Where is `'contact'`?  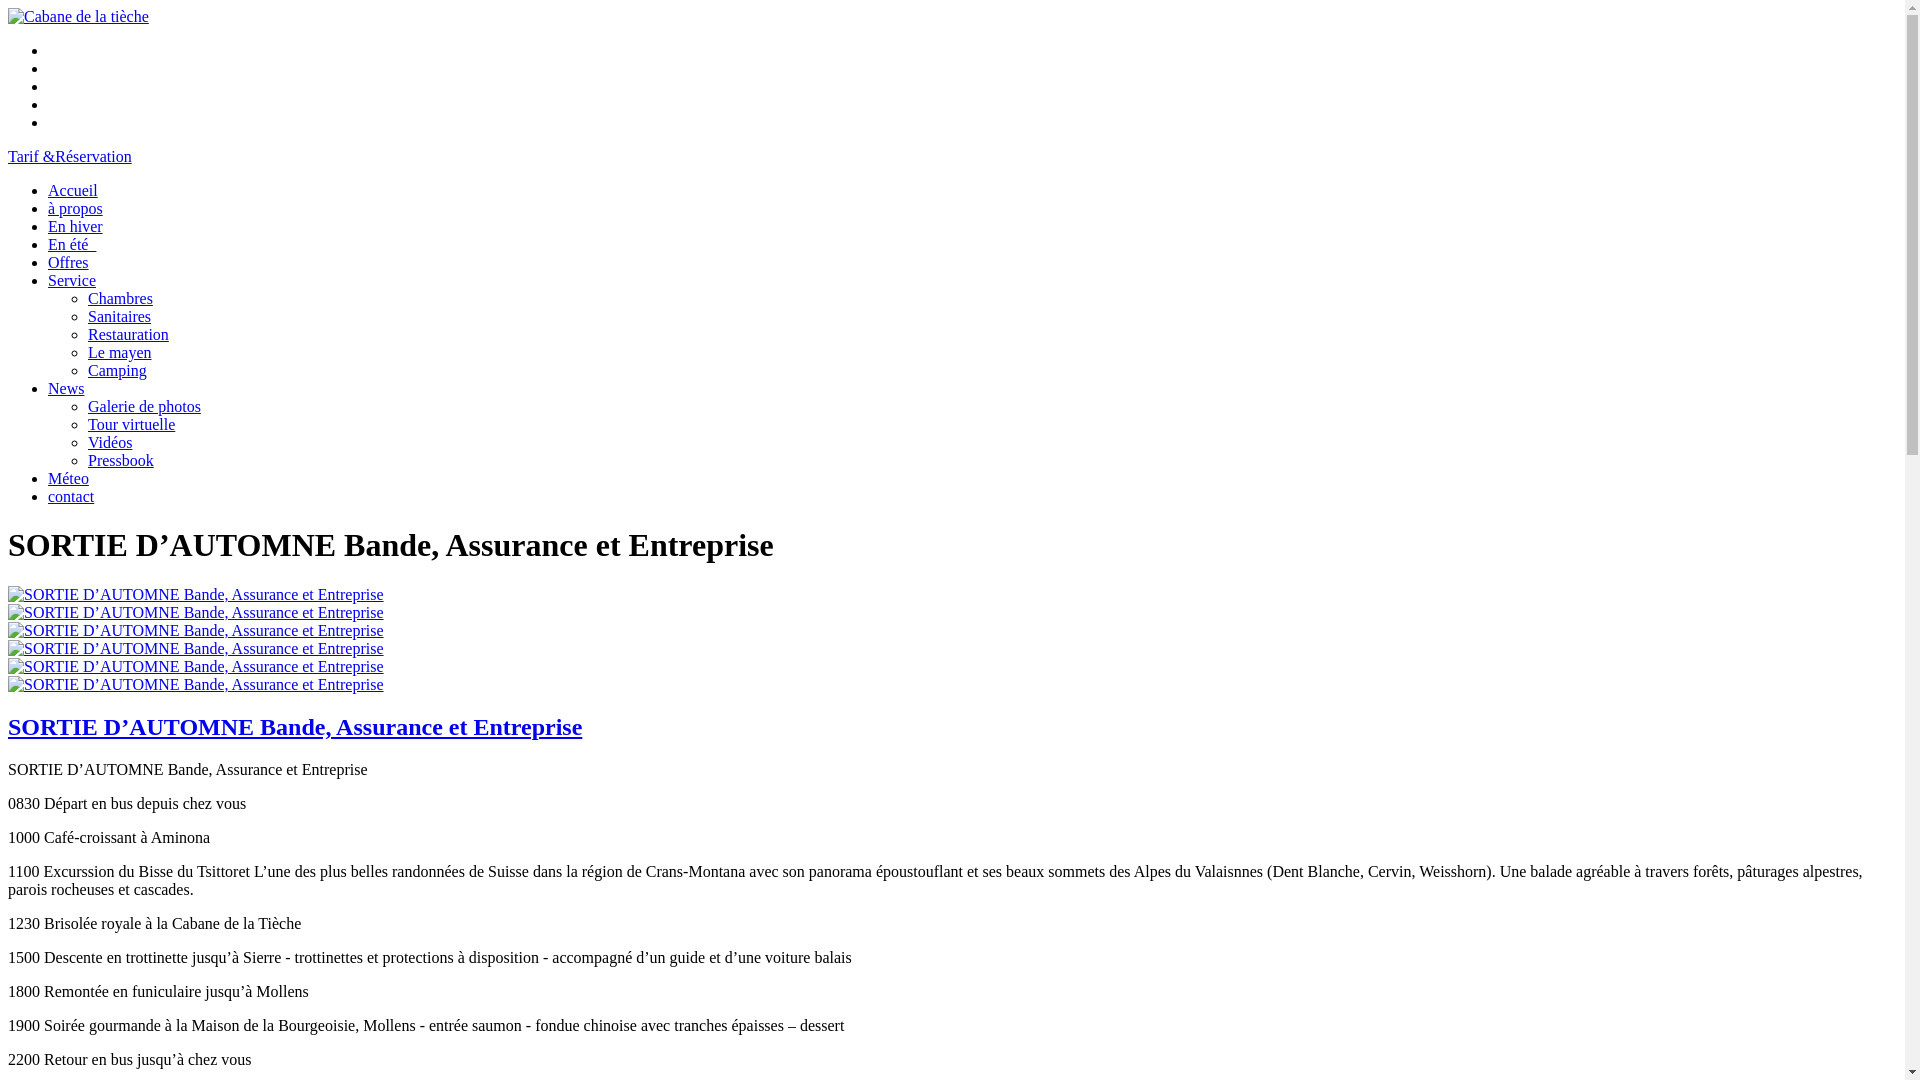 'contact' is located at coordinates (48, 495).